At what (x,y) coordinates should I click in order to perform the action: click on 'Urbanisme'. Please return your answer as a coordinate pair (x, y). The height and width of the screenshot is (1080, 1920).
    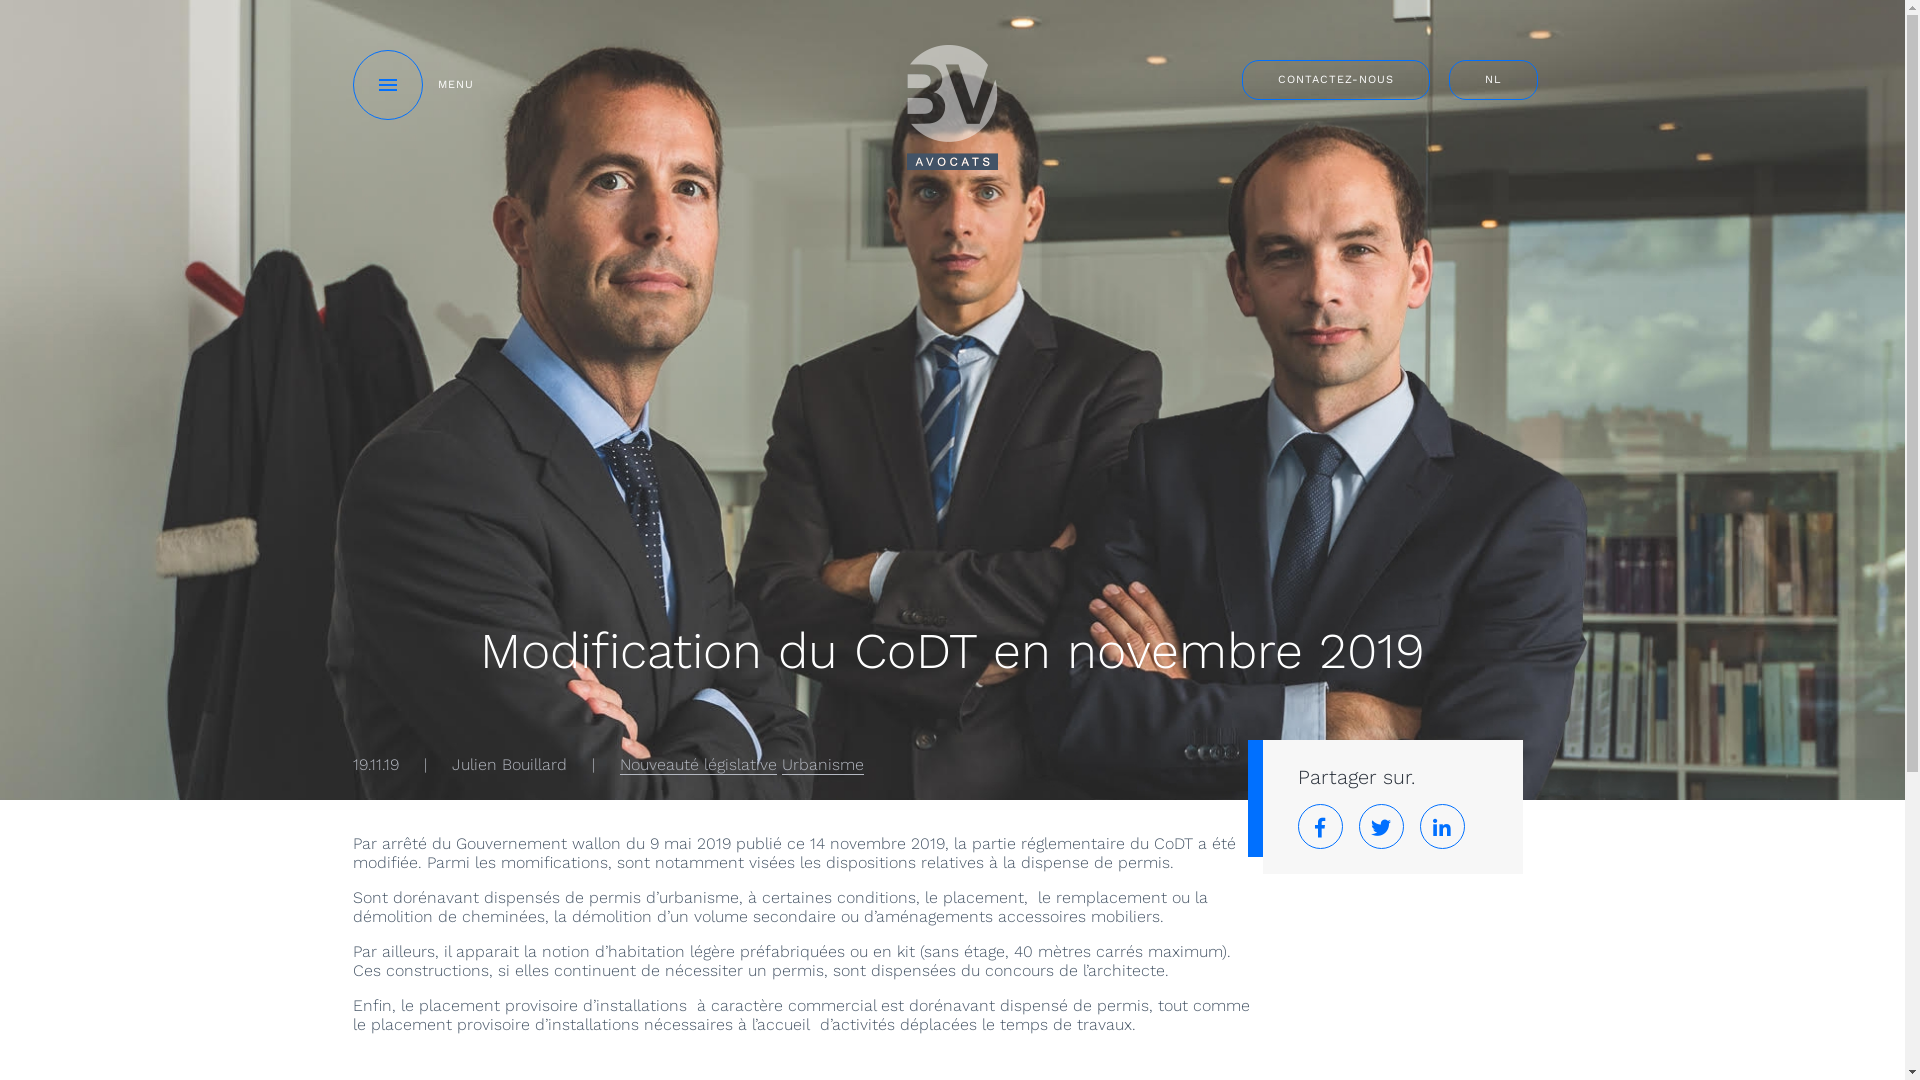
    Looking at the image, I should click on (781, 764).